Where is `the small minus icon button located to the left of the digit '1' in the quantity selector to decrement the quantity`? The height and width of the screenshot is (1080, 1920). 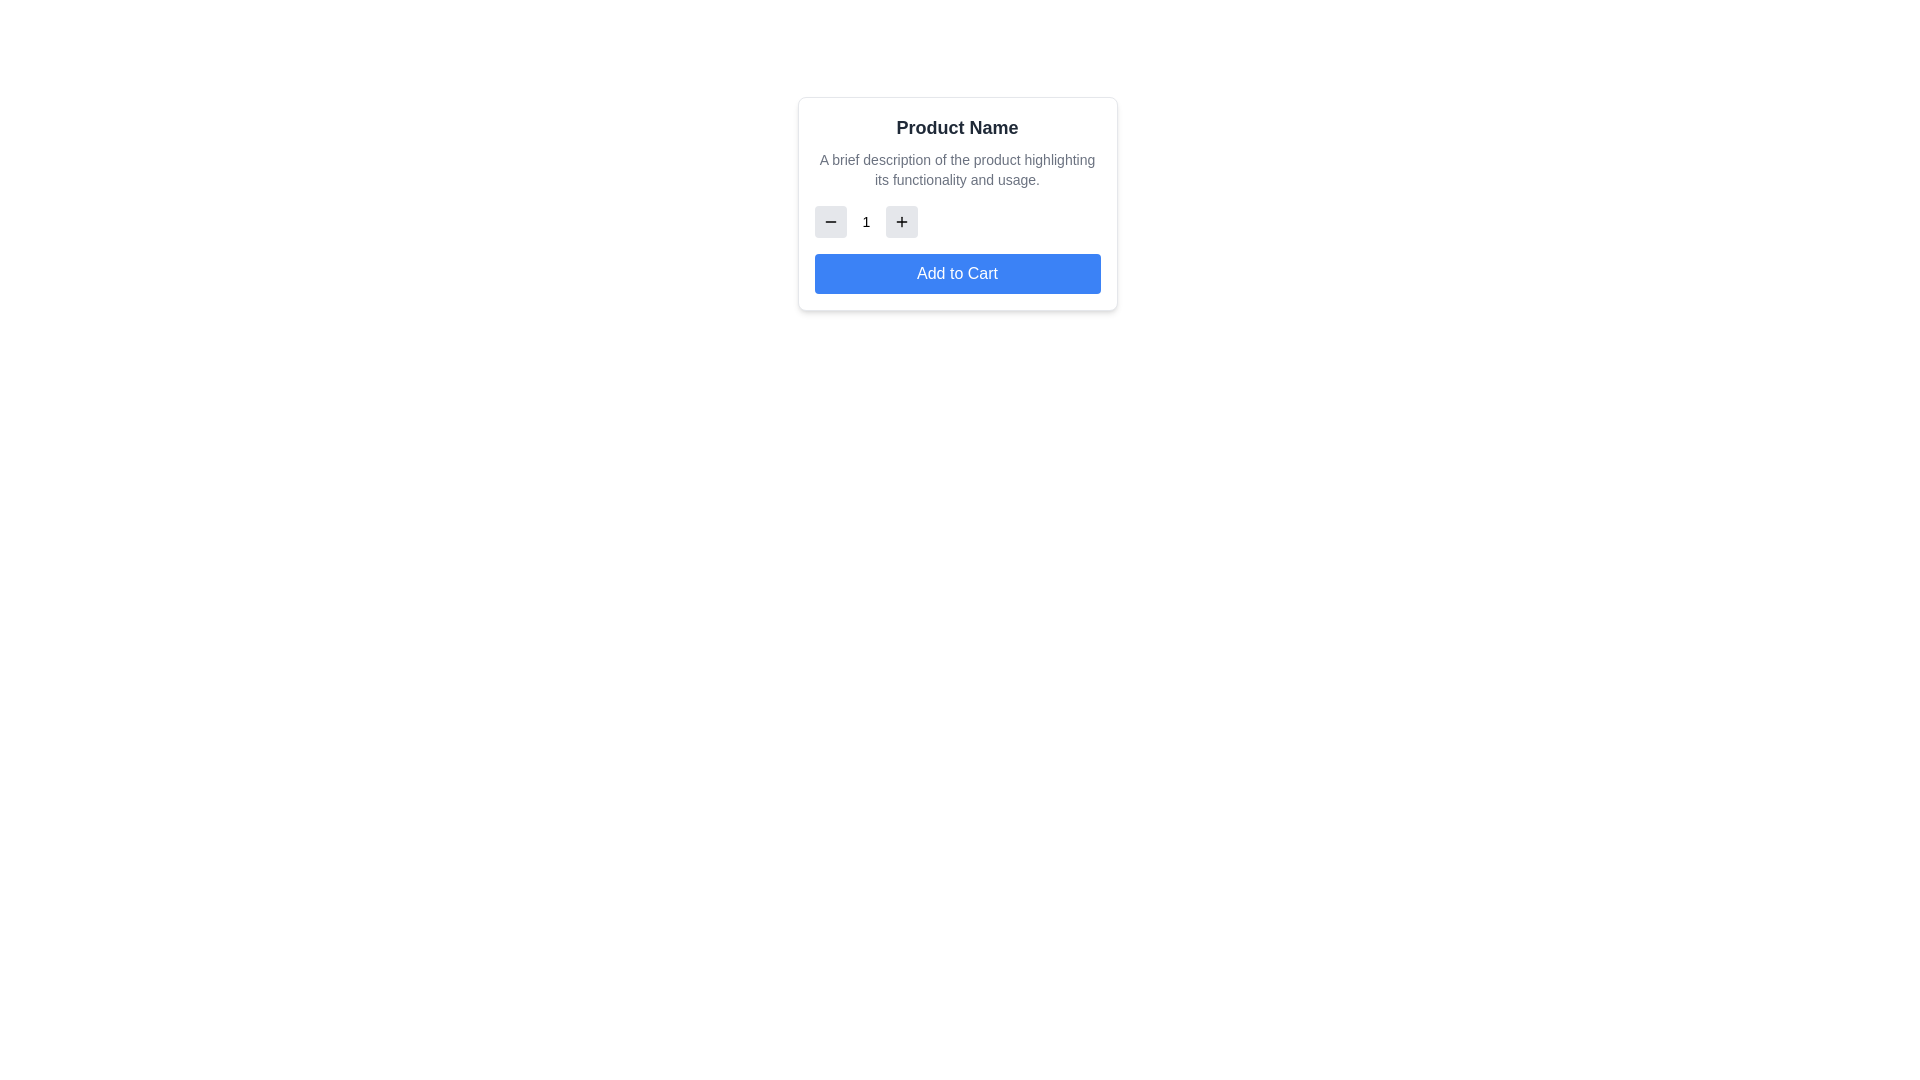 the small minus icon button located to the left of the digit '1' in the quantity selector to decrement the quantity is located at coordinates (830, 222).